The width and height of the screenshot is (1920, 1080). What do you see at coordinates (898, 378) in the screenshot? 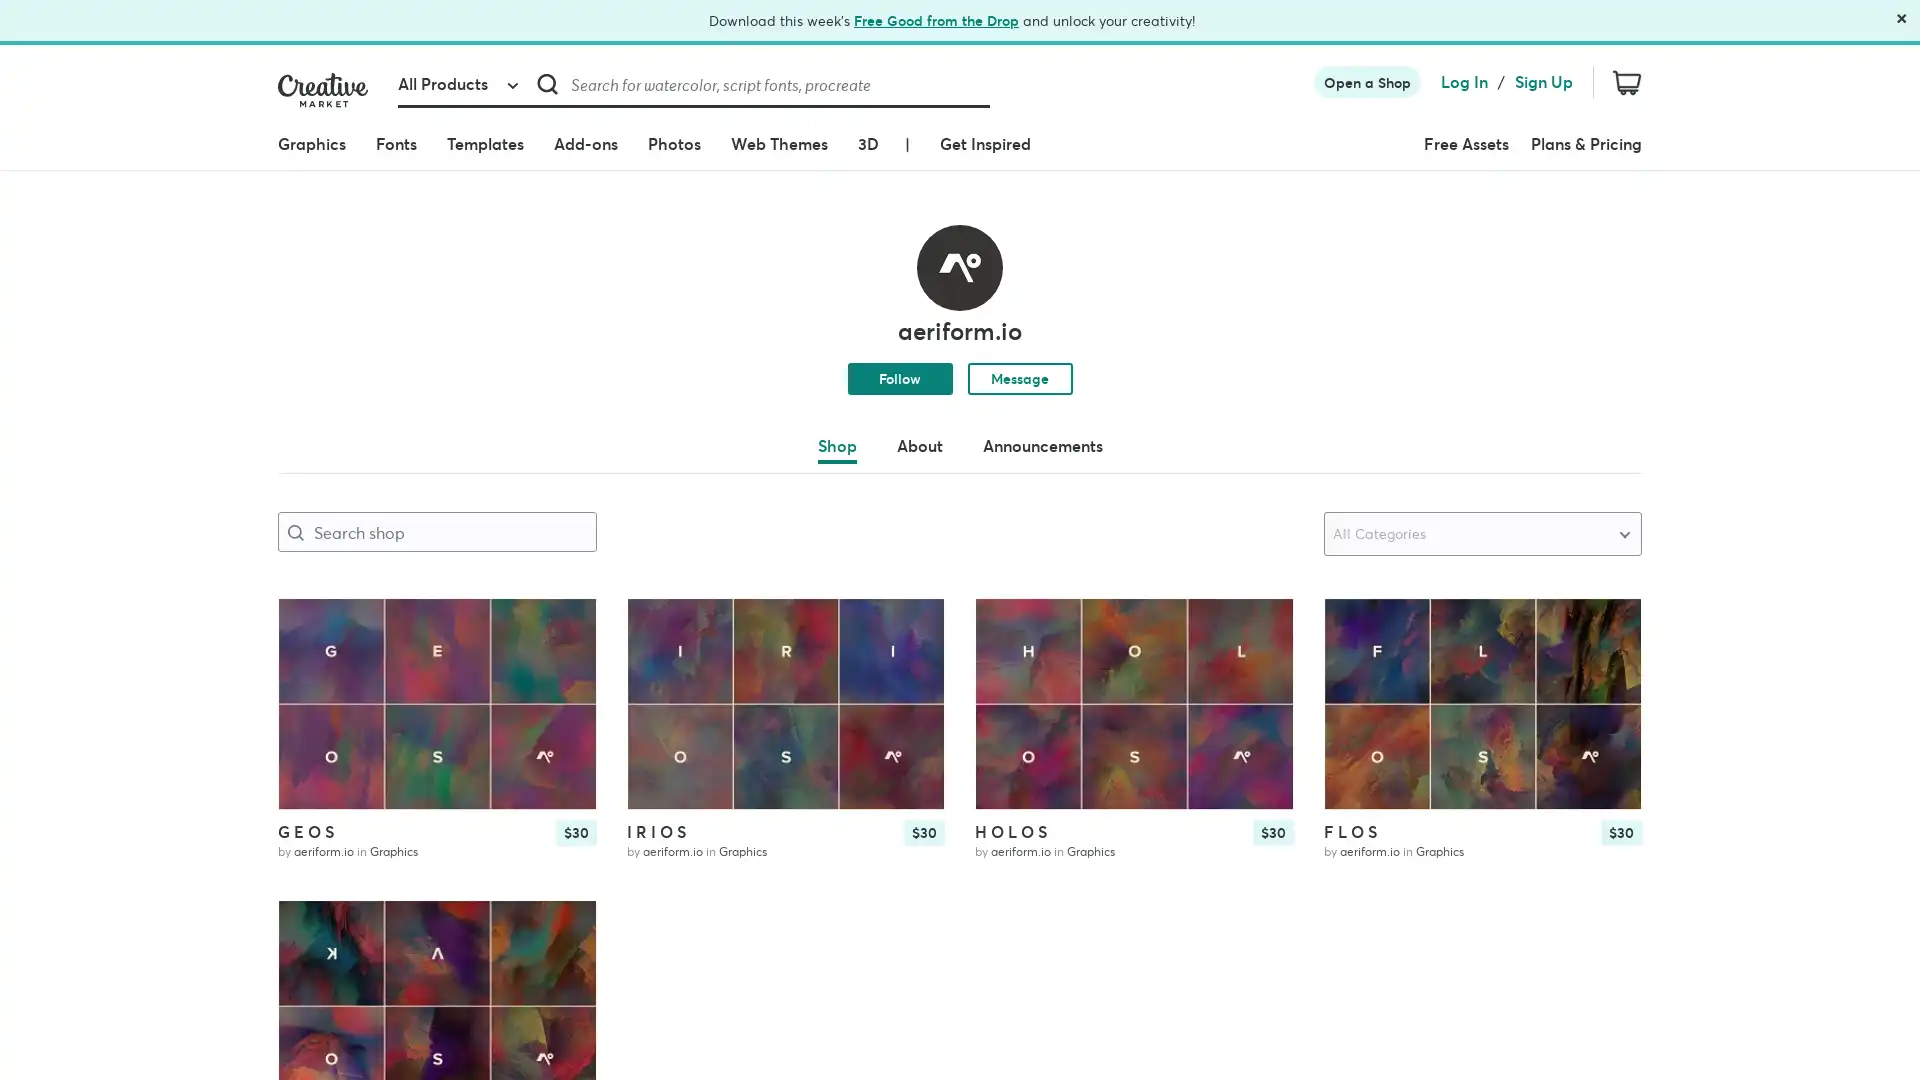
I see `Follow` at bounding box center [898, 378].